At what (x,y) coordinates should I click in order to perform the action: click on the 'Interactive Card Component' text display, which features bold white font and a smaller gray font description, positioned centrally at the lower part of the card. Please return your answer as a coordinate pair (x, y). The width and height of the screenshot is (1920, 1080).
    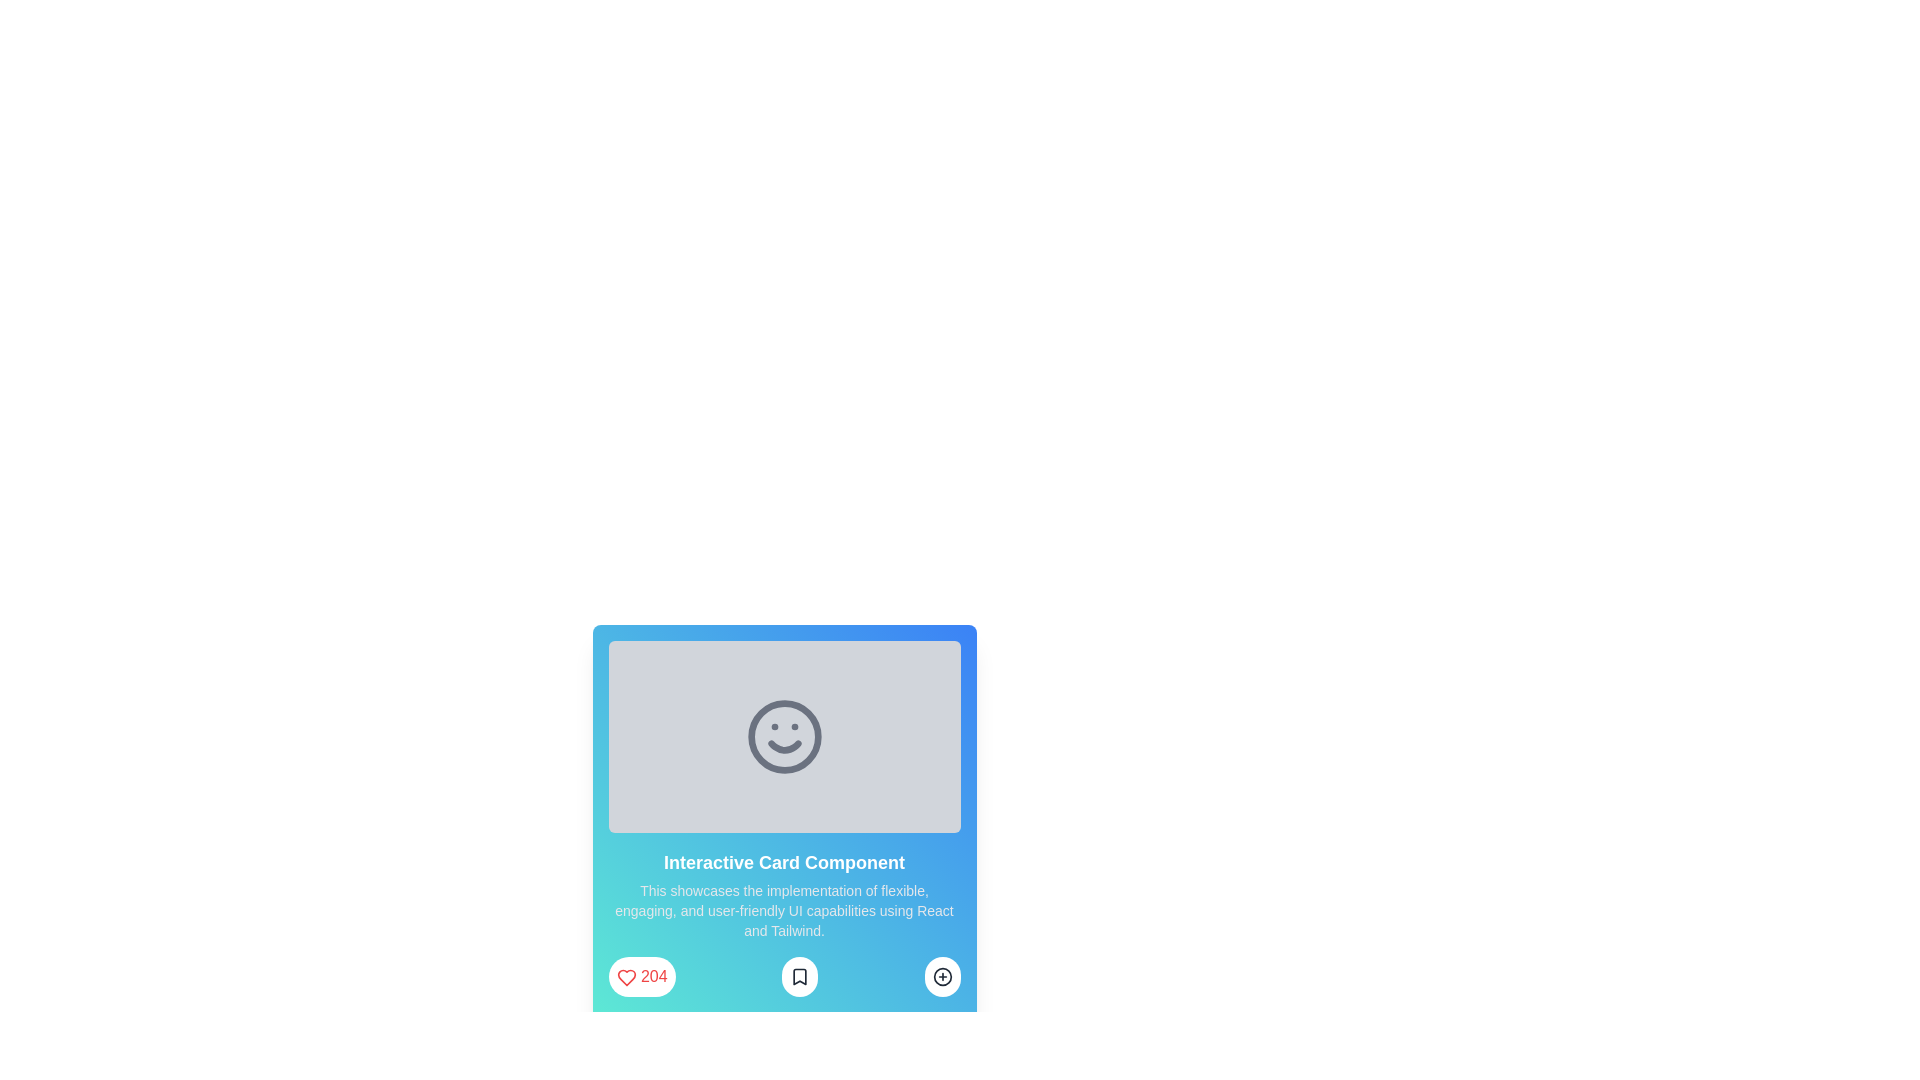
    Looking at the image, I should click on (783, 893).